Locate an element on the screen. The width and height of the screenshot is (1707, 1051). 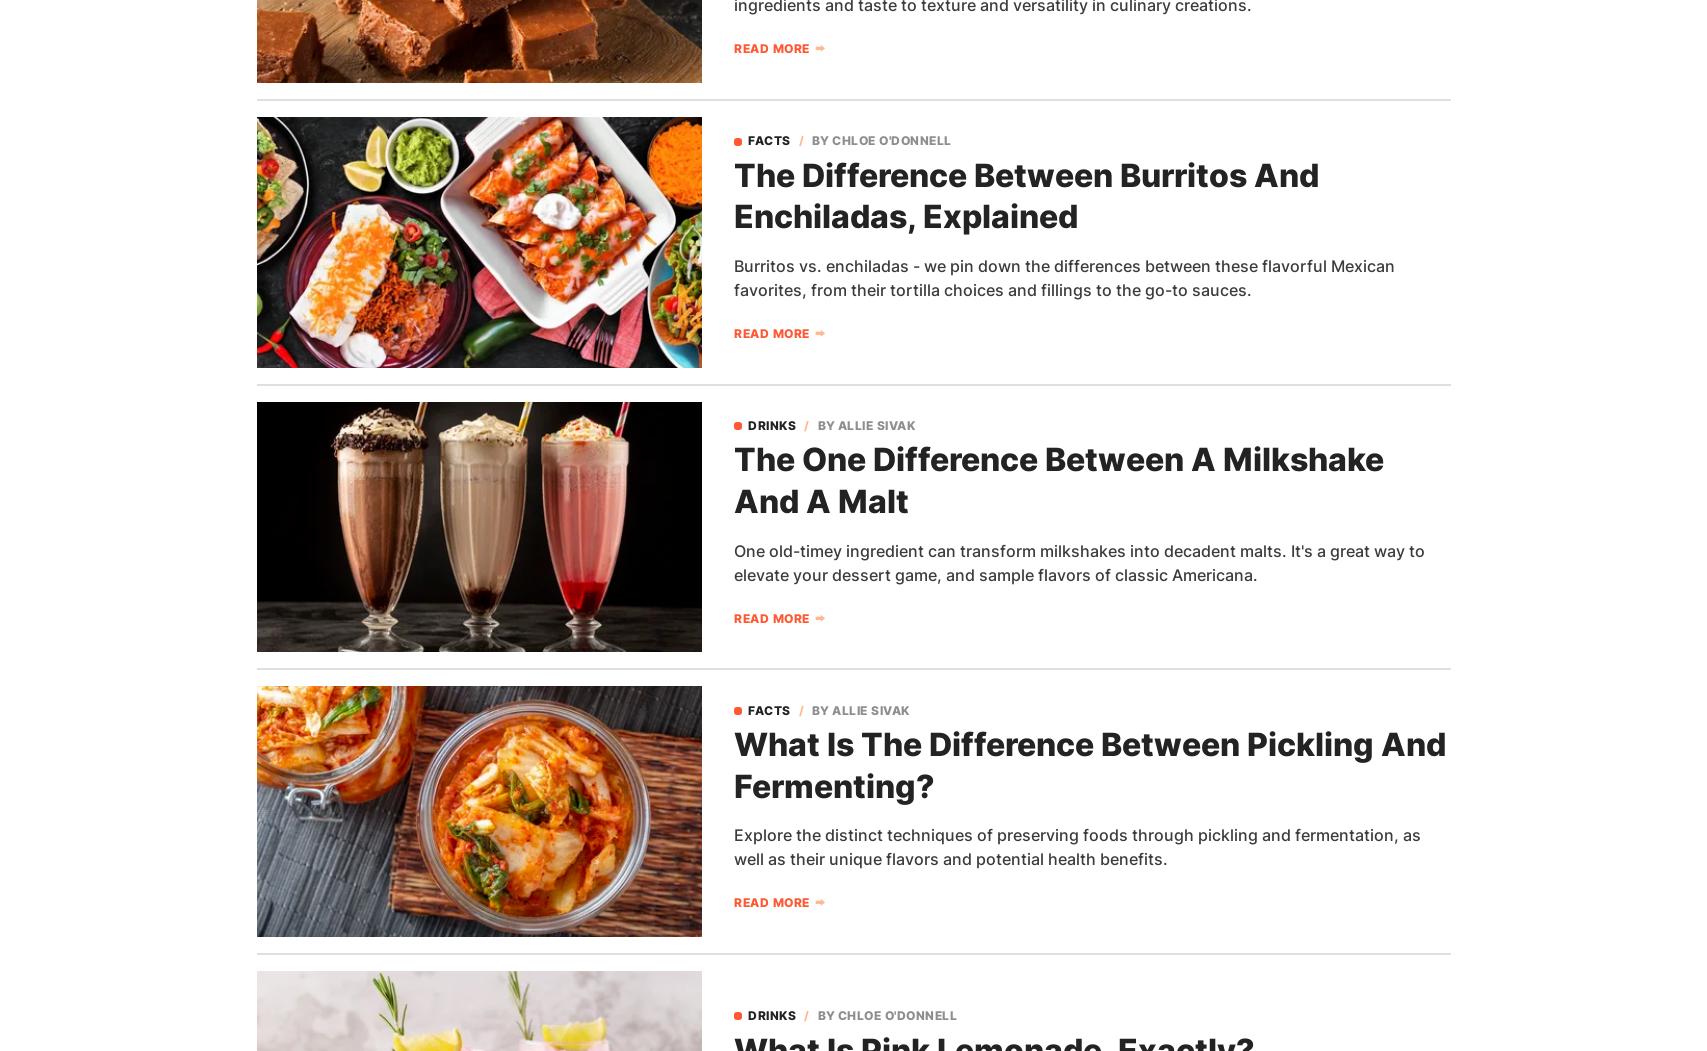
'Explore the distinct techniques of preserving foods through pickling and fermentation, as well as their unique flavors and potential health benefits.' is located at coordinates (1076, 847).